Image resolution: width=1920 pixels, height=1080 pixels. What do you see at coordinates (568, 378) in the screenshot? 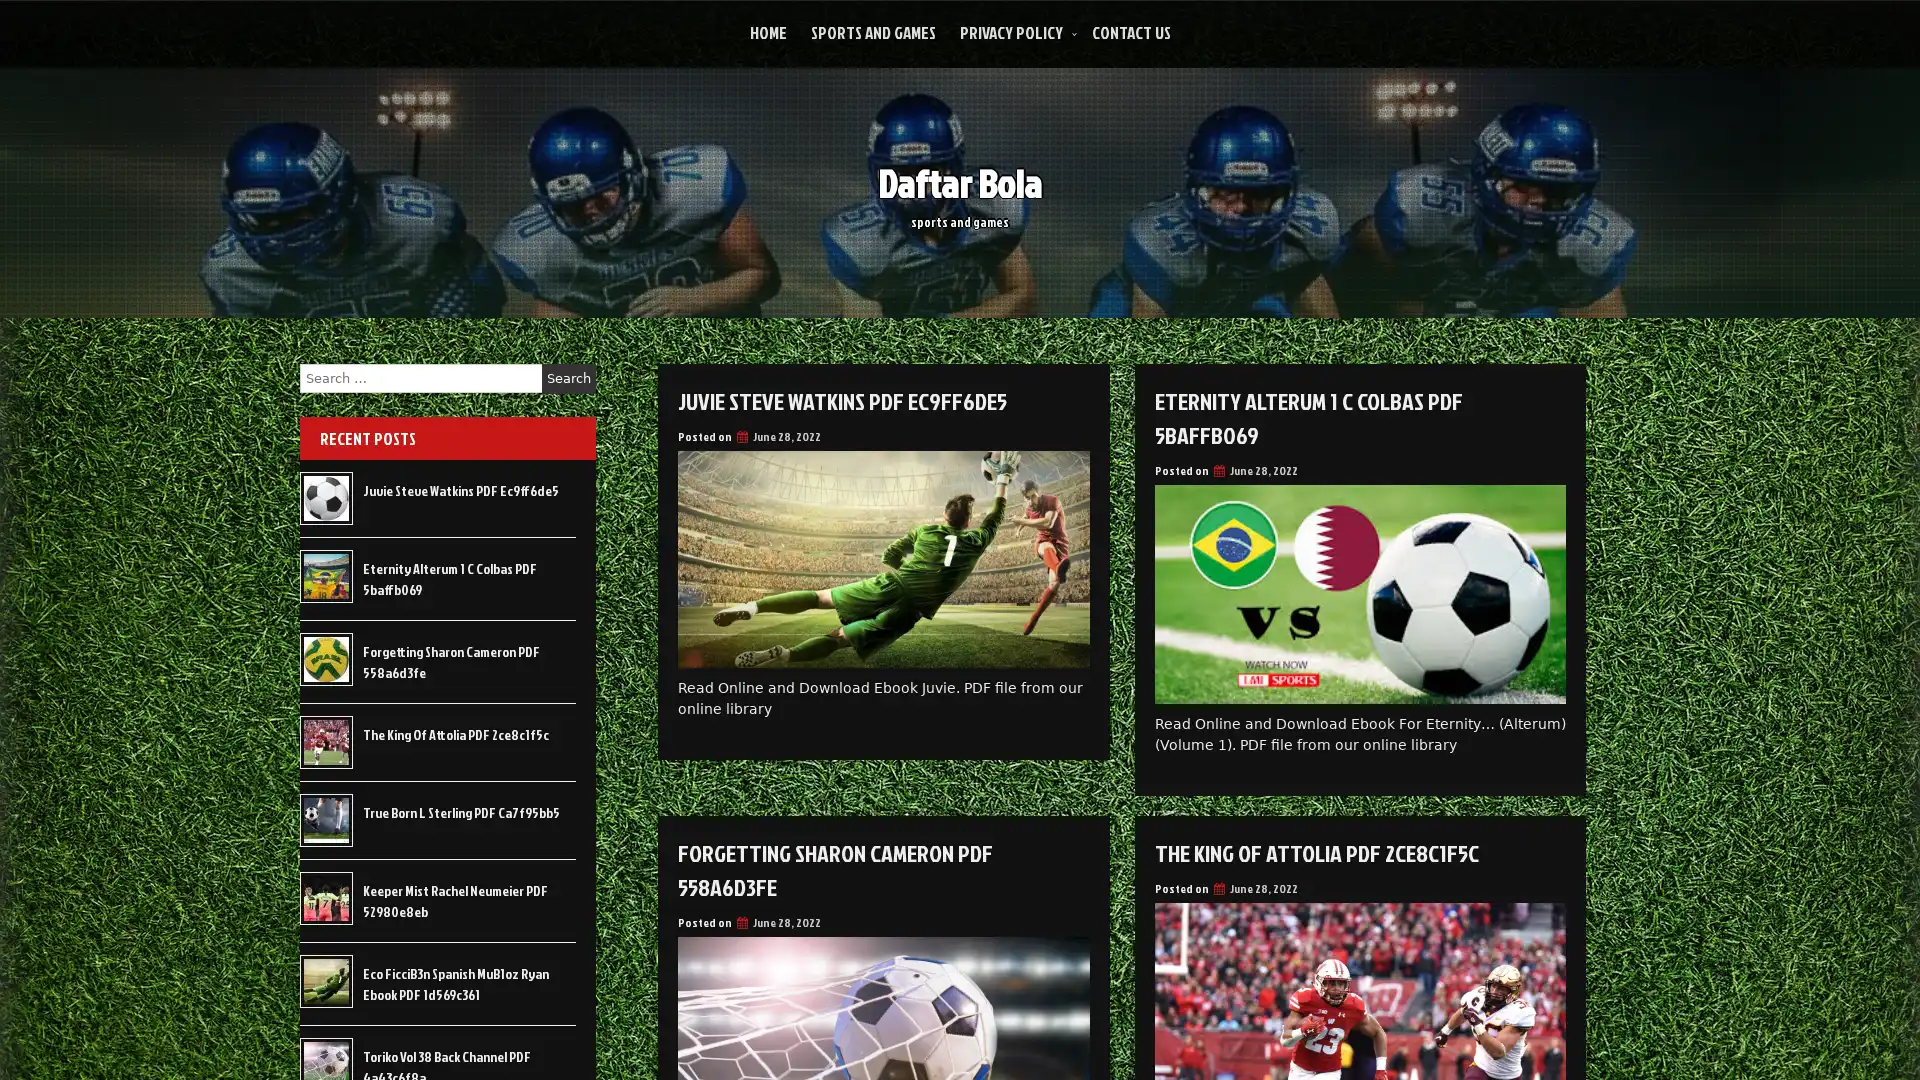
I see `Search` at bounding box center [568, 378].